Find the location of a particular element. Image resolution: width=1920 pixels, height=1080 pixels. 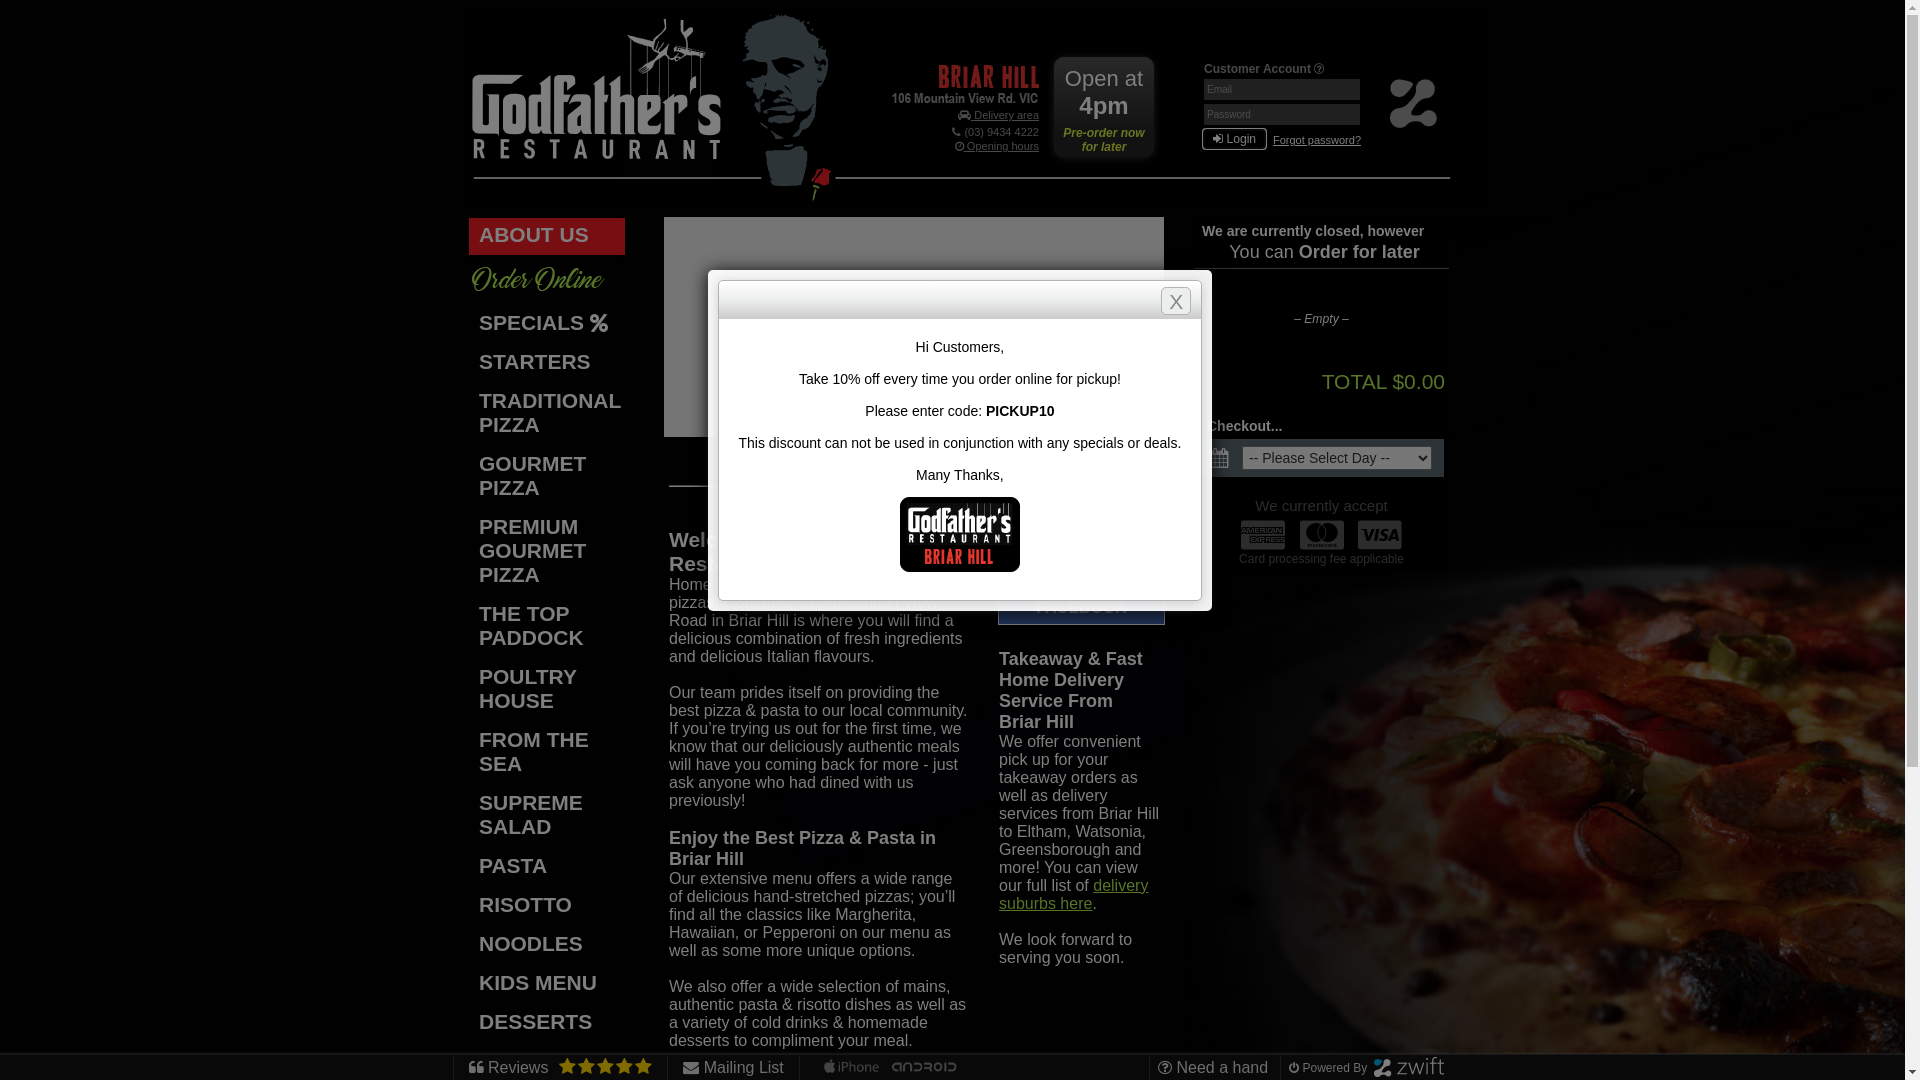

'SUPREME SALAD' is located at coordinates (468, 816).